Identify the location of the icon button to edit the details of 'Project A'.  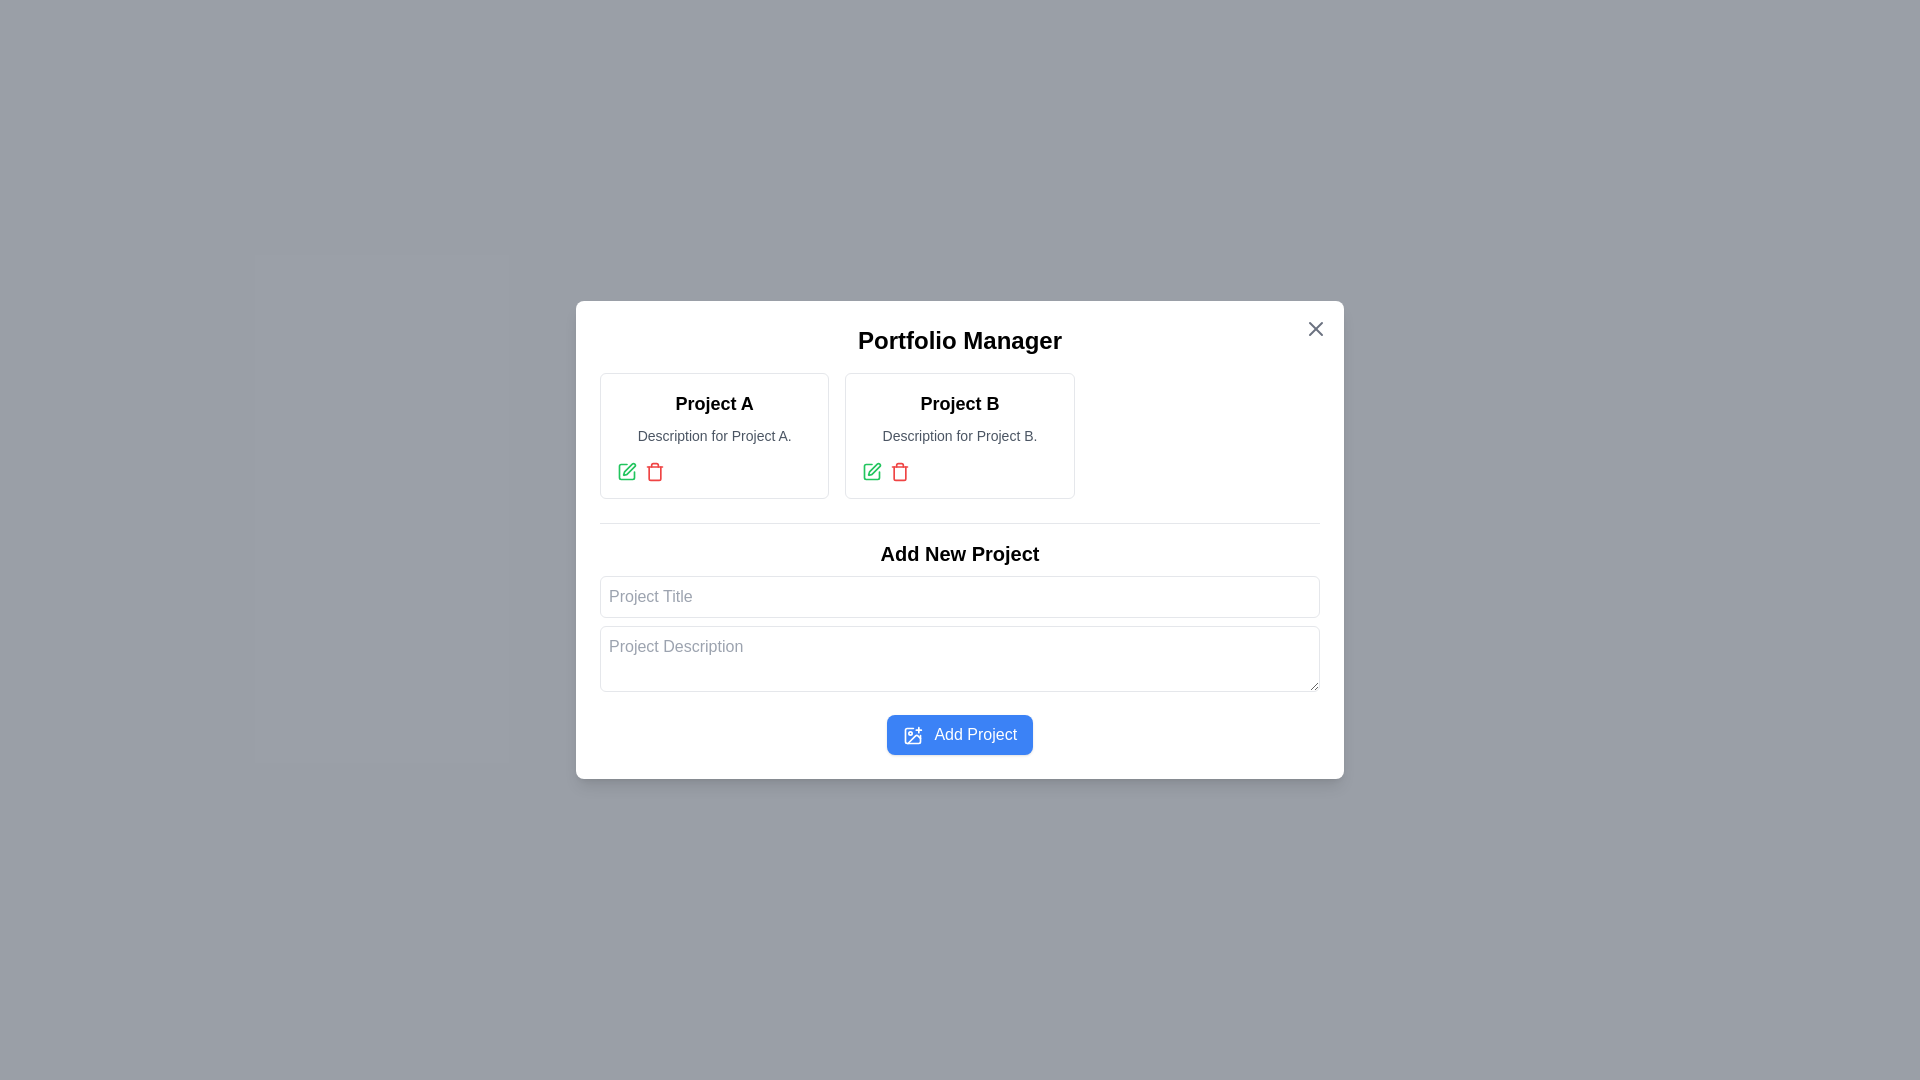
(872, 471).